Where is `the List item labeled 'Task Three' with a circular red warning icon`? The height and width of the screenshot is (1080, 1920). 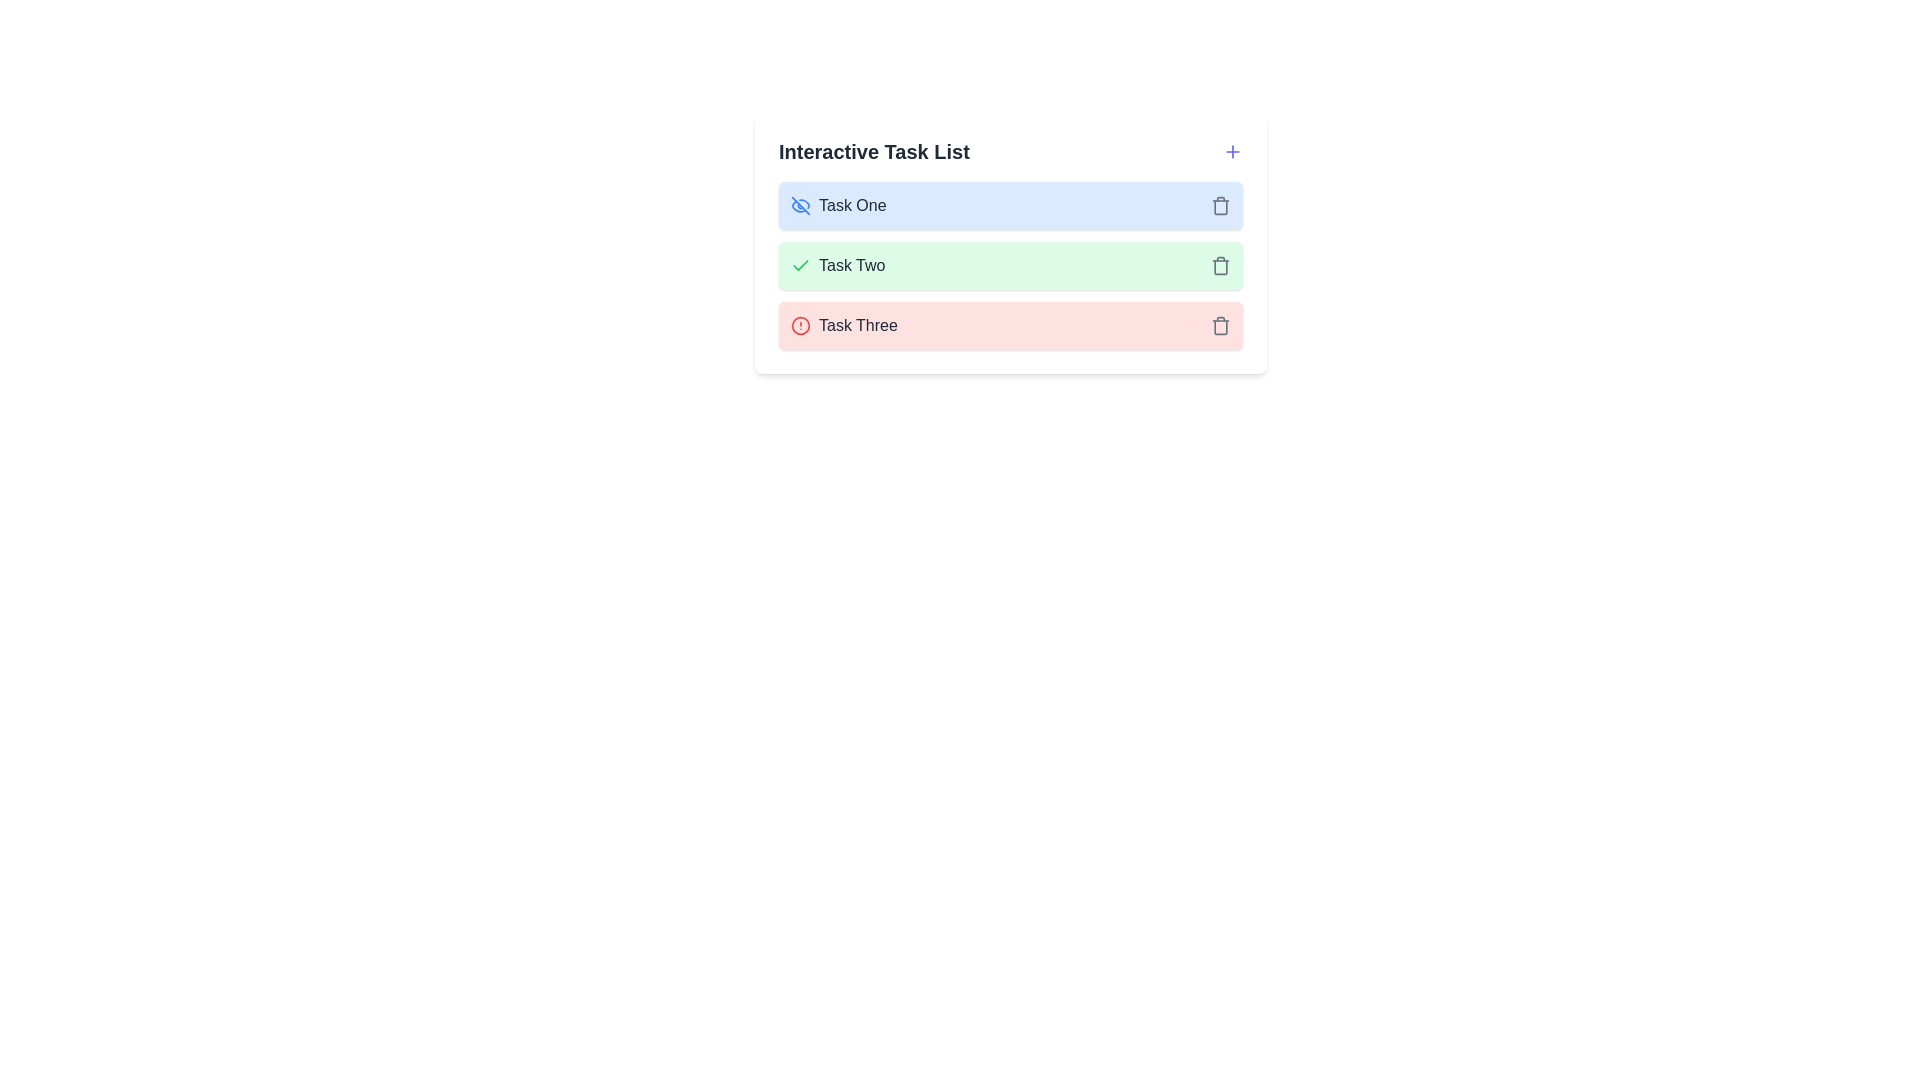 the List item labeled 'Task Three' with a circular red warning icon is located at coordinates (844, 325).